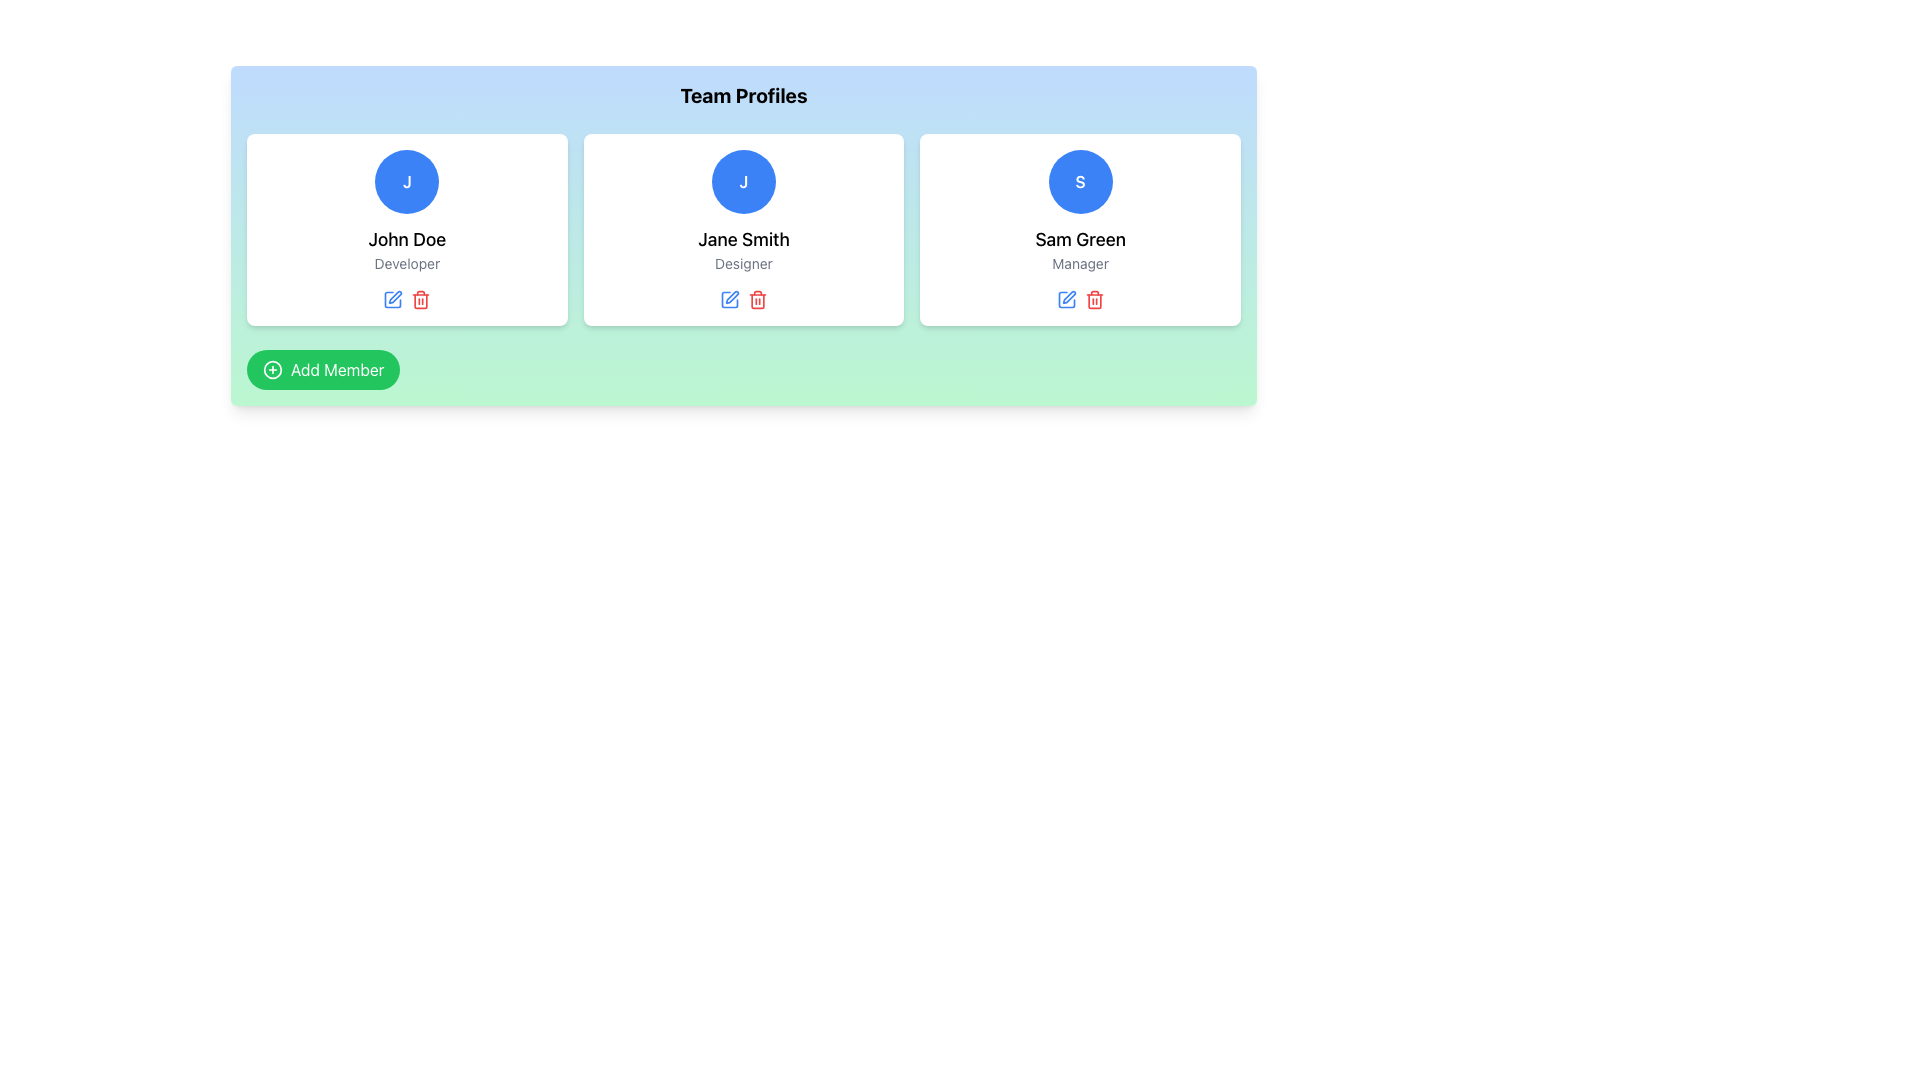 The height and width of the screenshot is (1080, 1920). What do you see at coordinates (1065, 300) in the screenshot?
I see `the edit icon for the 'Sam Green' profile, which is located below the text 'Sam Green - Manager' in the last card of 'Team Profiles'` at bounding box center [1065, 300].